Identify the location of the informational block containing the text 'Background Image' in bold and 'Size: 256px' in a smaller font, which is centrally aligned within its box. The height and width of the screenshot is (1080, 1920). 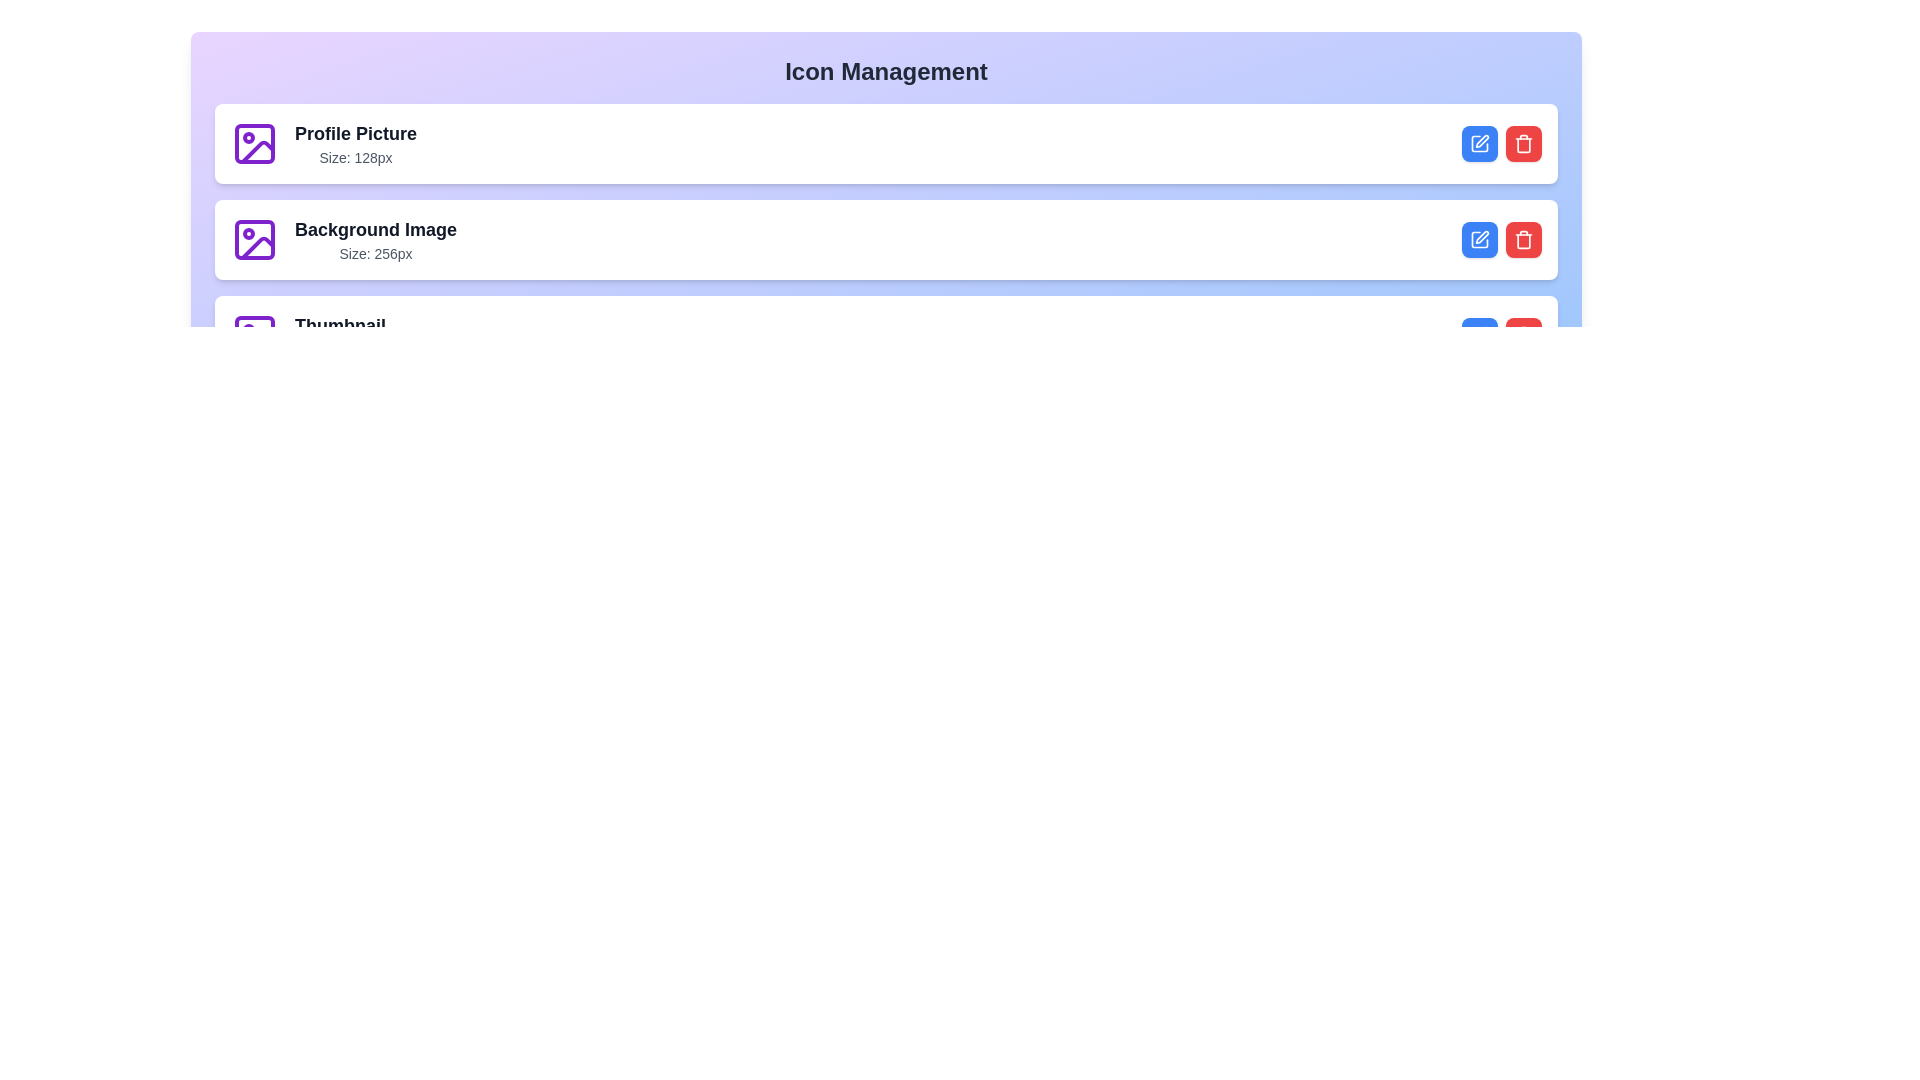
(375, 238).